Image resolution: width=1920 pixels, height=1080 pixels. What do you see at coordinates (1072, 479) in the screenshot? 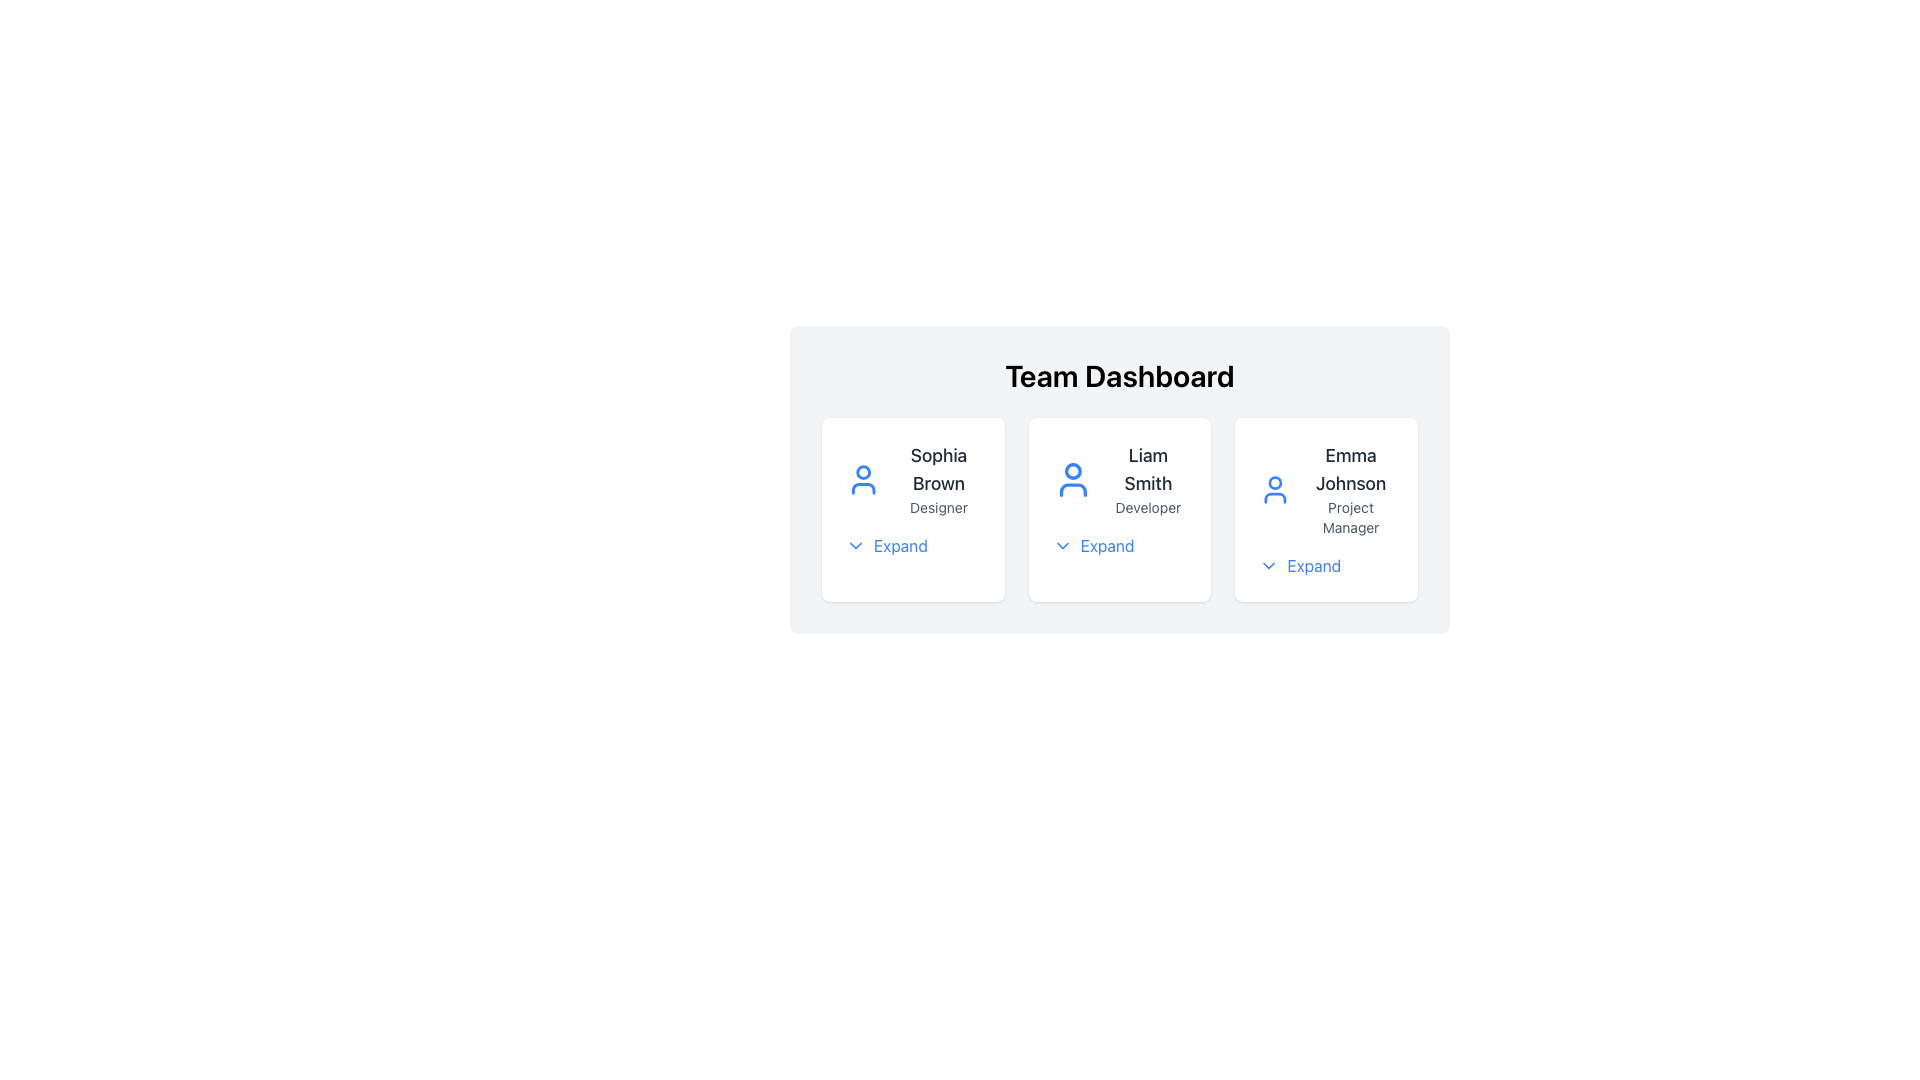
I see `the user icon resembling a human figure with a blue color` at bounding box center [1072, 479].